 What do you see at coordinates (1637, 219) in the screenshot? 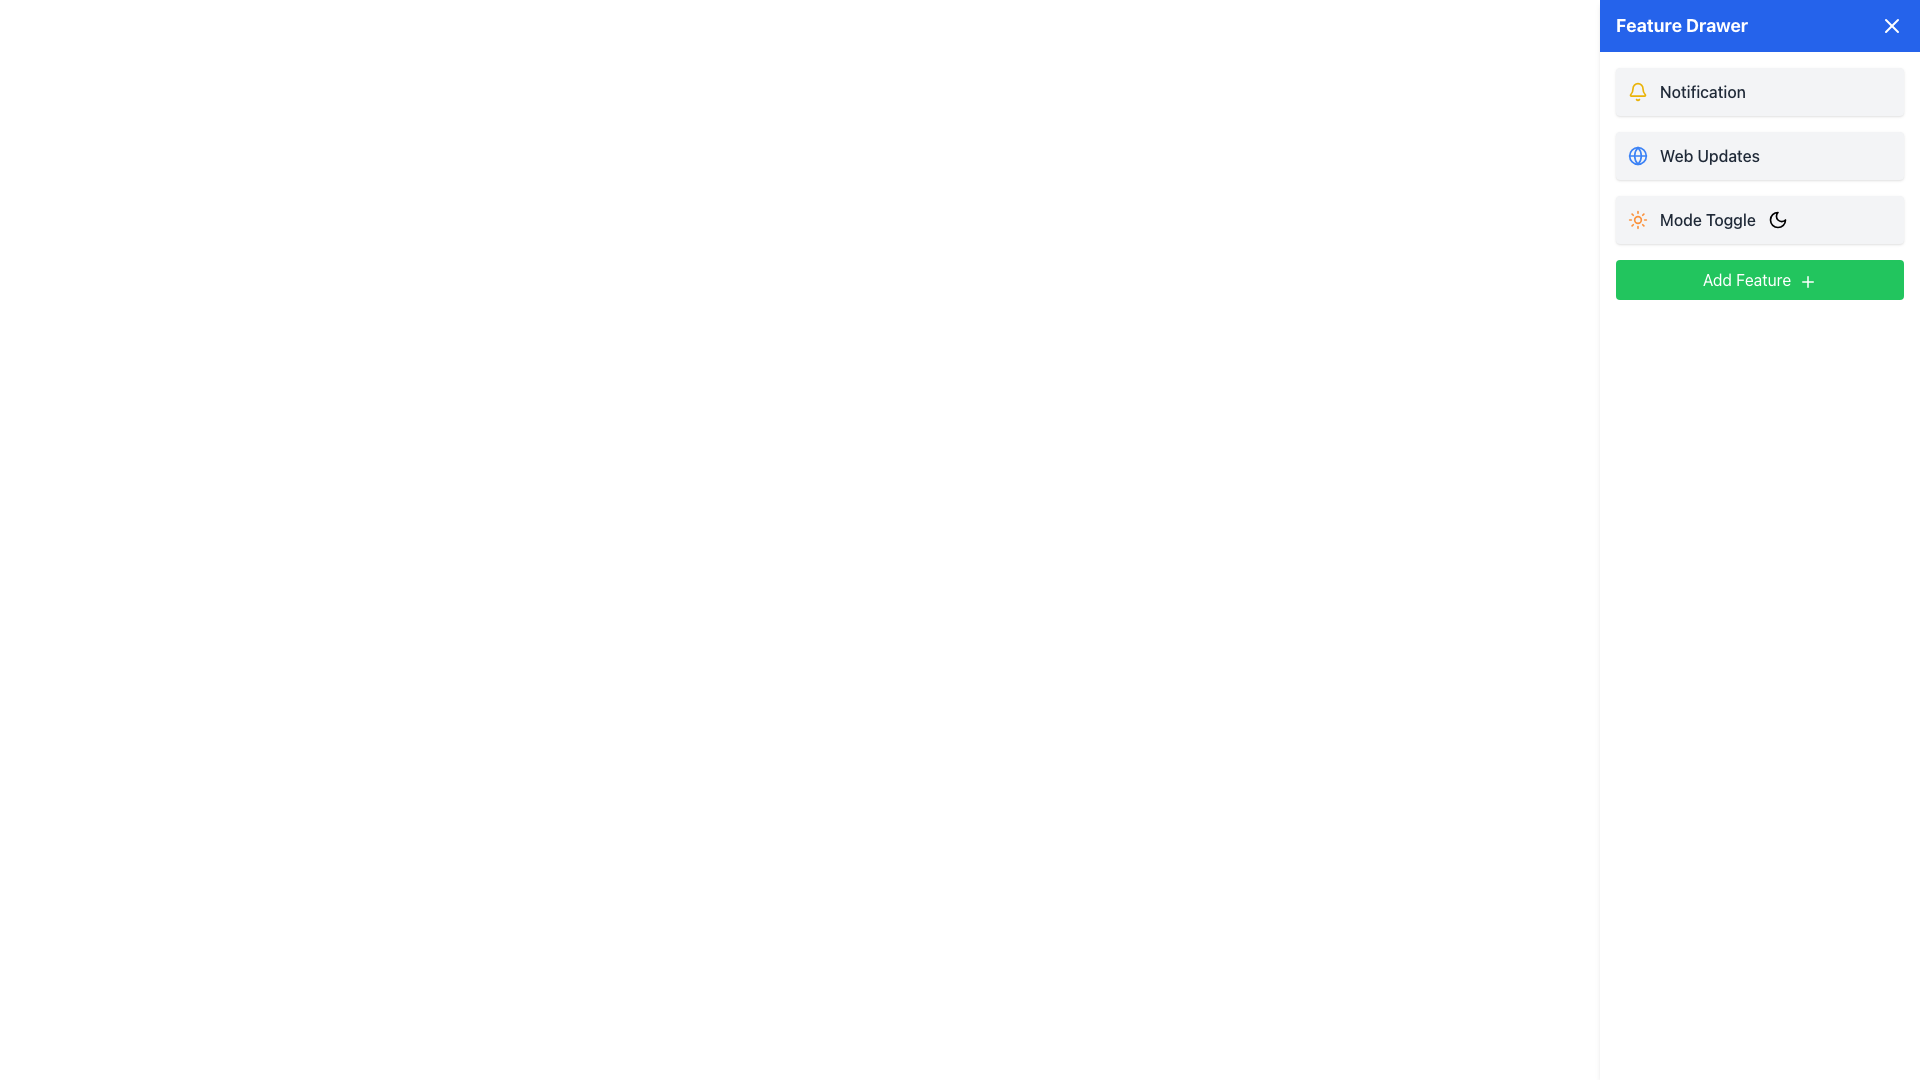
I see `the sun icon in the 'Mode Toggle' control located in the right sidebar to prompt the tooltip` at bounding box center [1637, 219].